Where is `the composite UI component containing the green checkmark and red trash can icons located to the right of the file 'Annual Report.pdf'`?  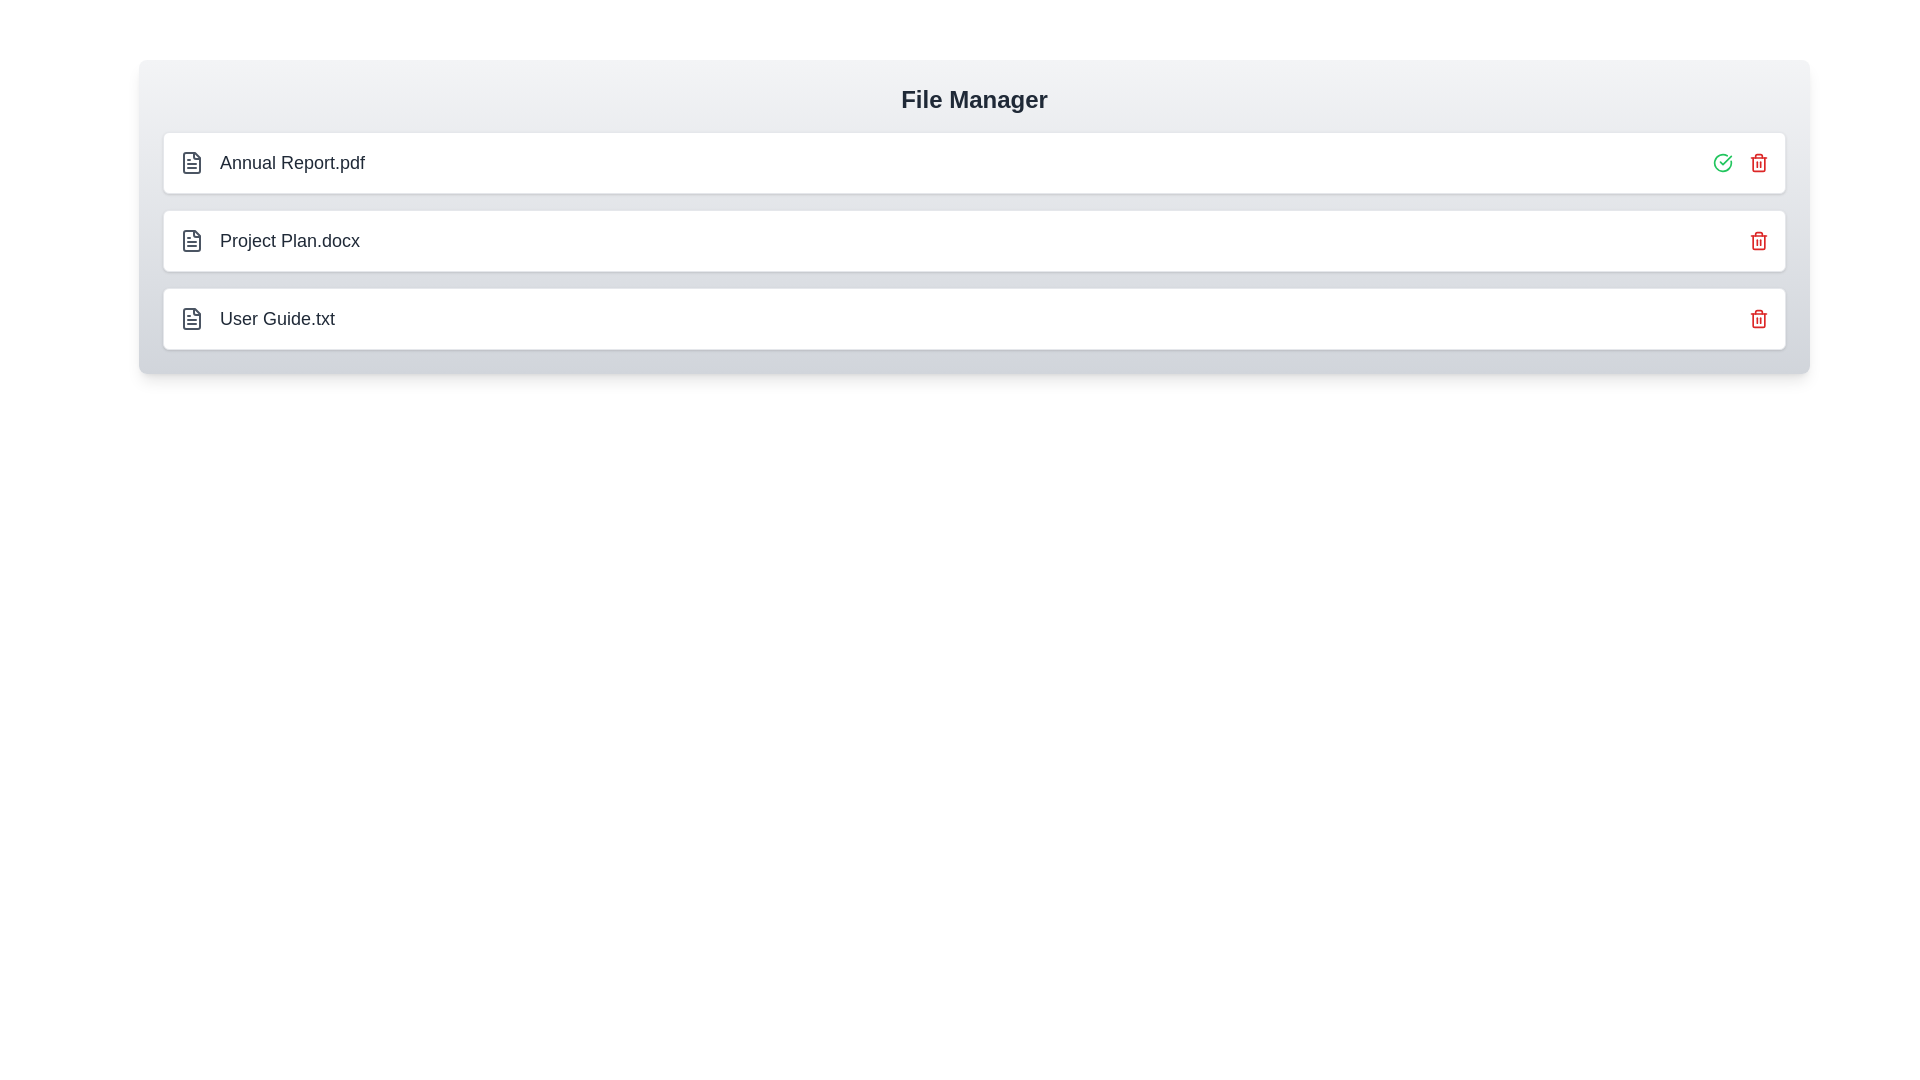
the composite UI component containing the green checkmark and red trash can icons located to the right of the file 'Annual Report.pdf' is located at coordinates (1740, 161).